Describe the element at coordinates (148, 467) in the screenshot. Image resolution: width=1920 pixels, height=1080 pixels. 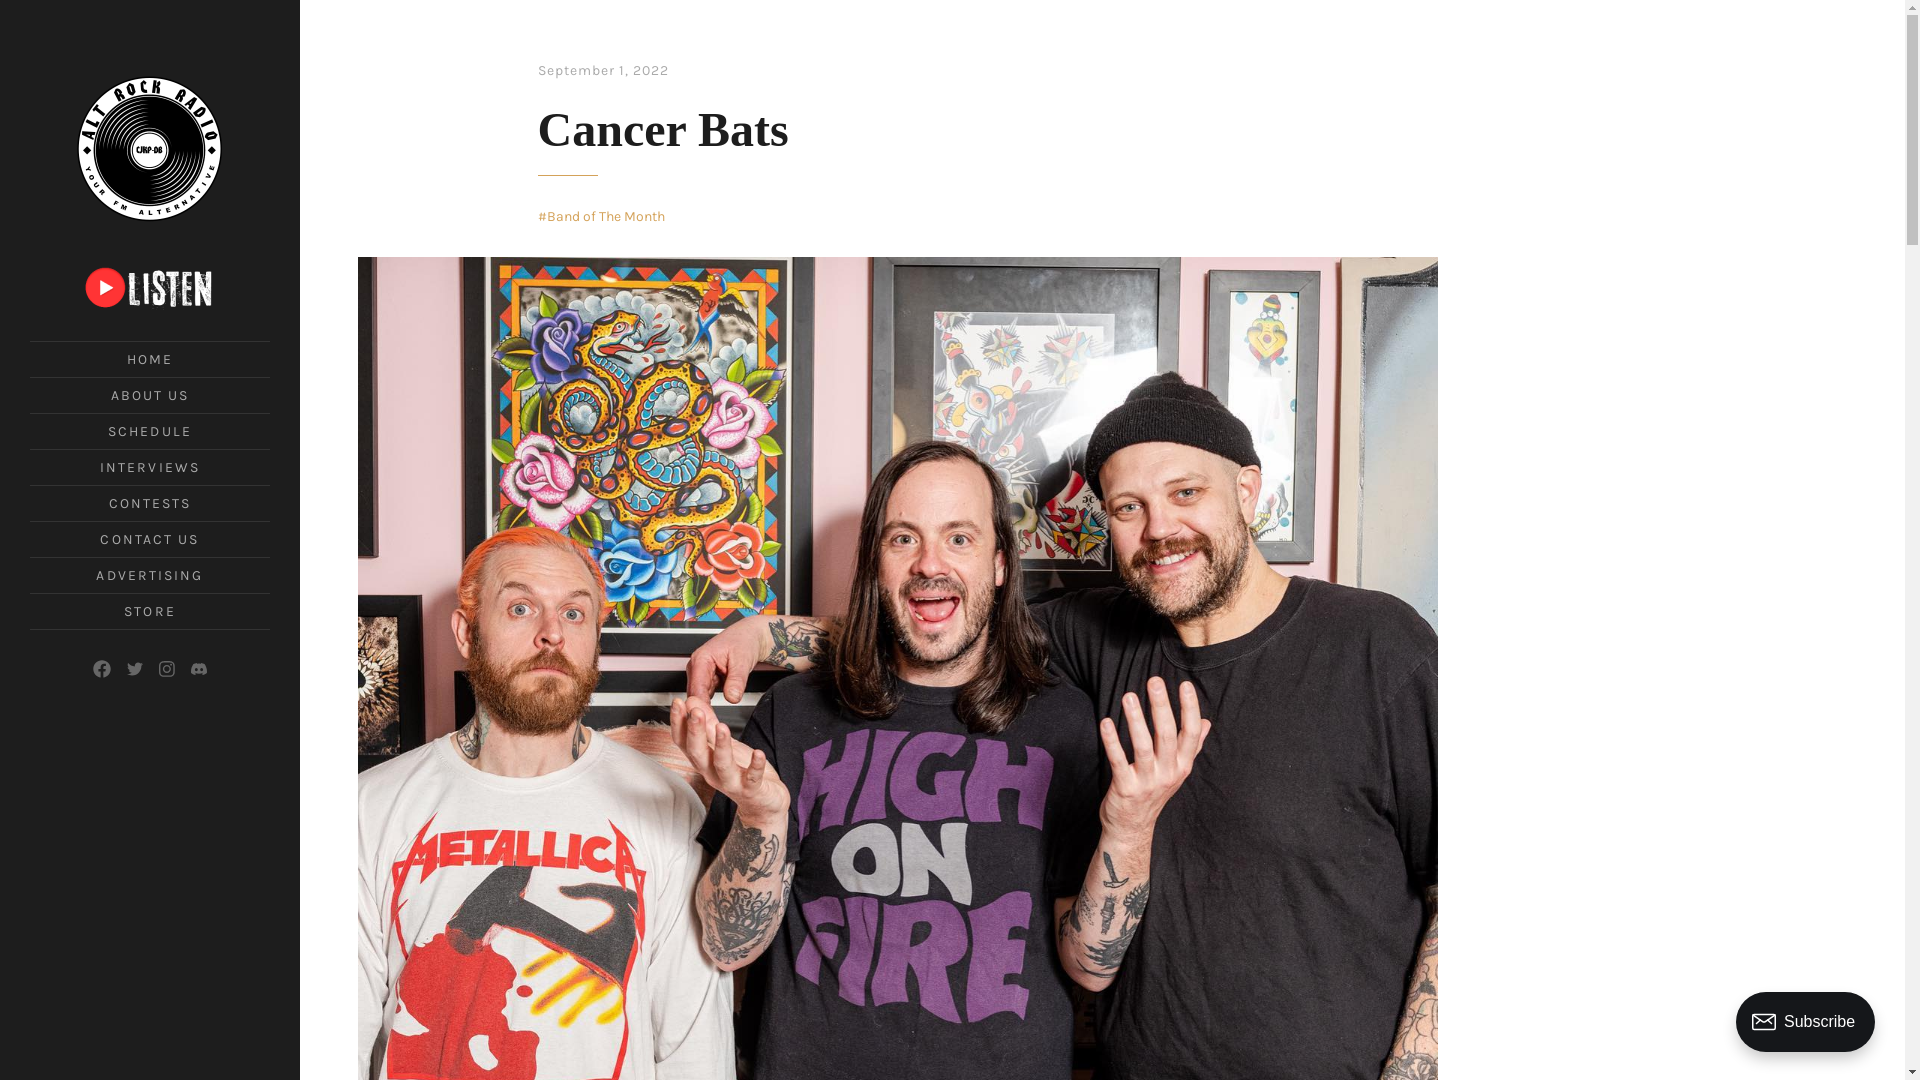
I see `'INTERVIEWS'` at that location.